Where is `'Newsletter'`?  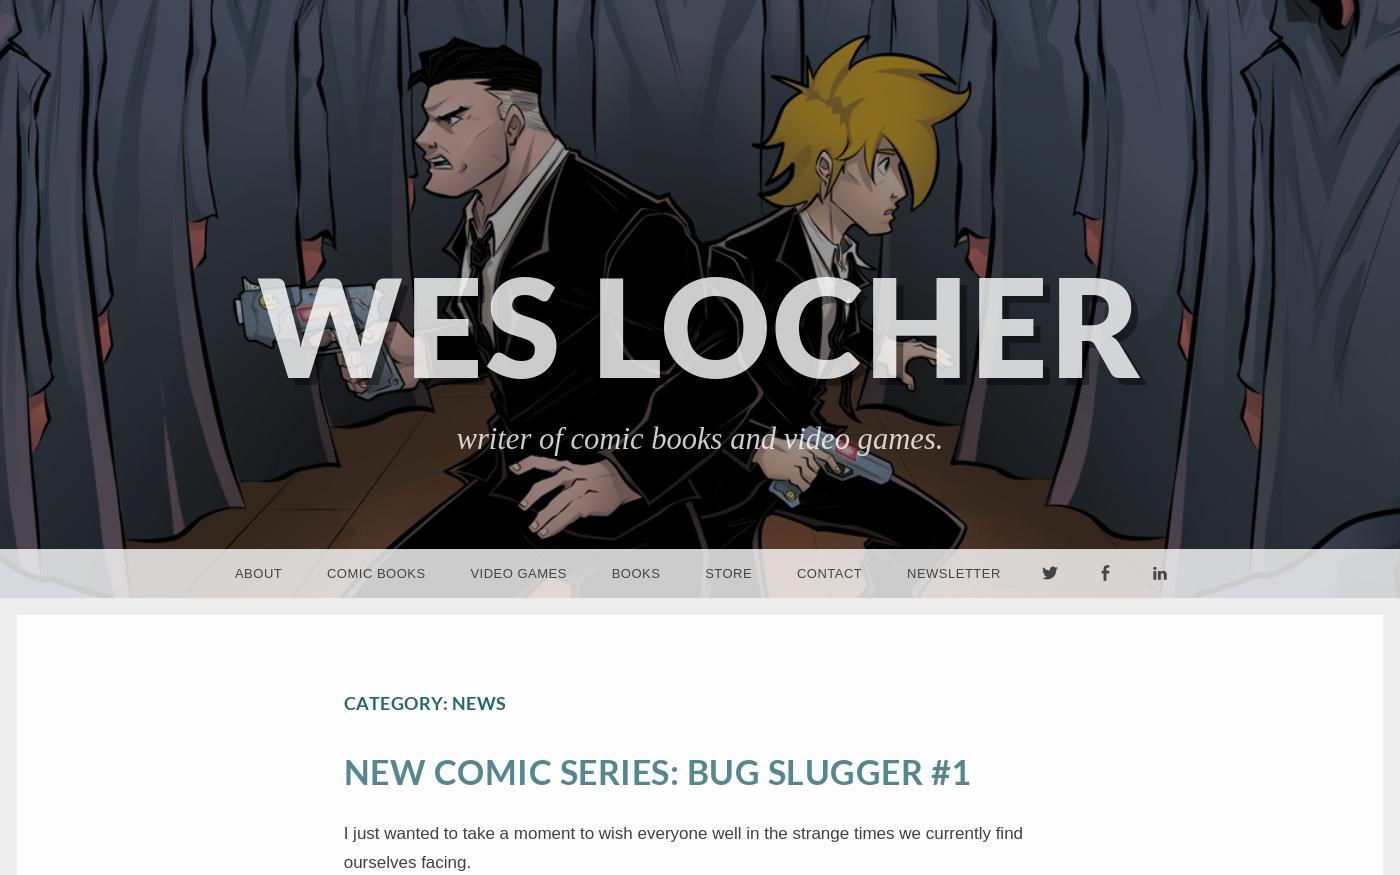 'Newsletter' is located at coordinates (953, 573).